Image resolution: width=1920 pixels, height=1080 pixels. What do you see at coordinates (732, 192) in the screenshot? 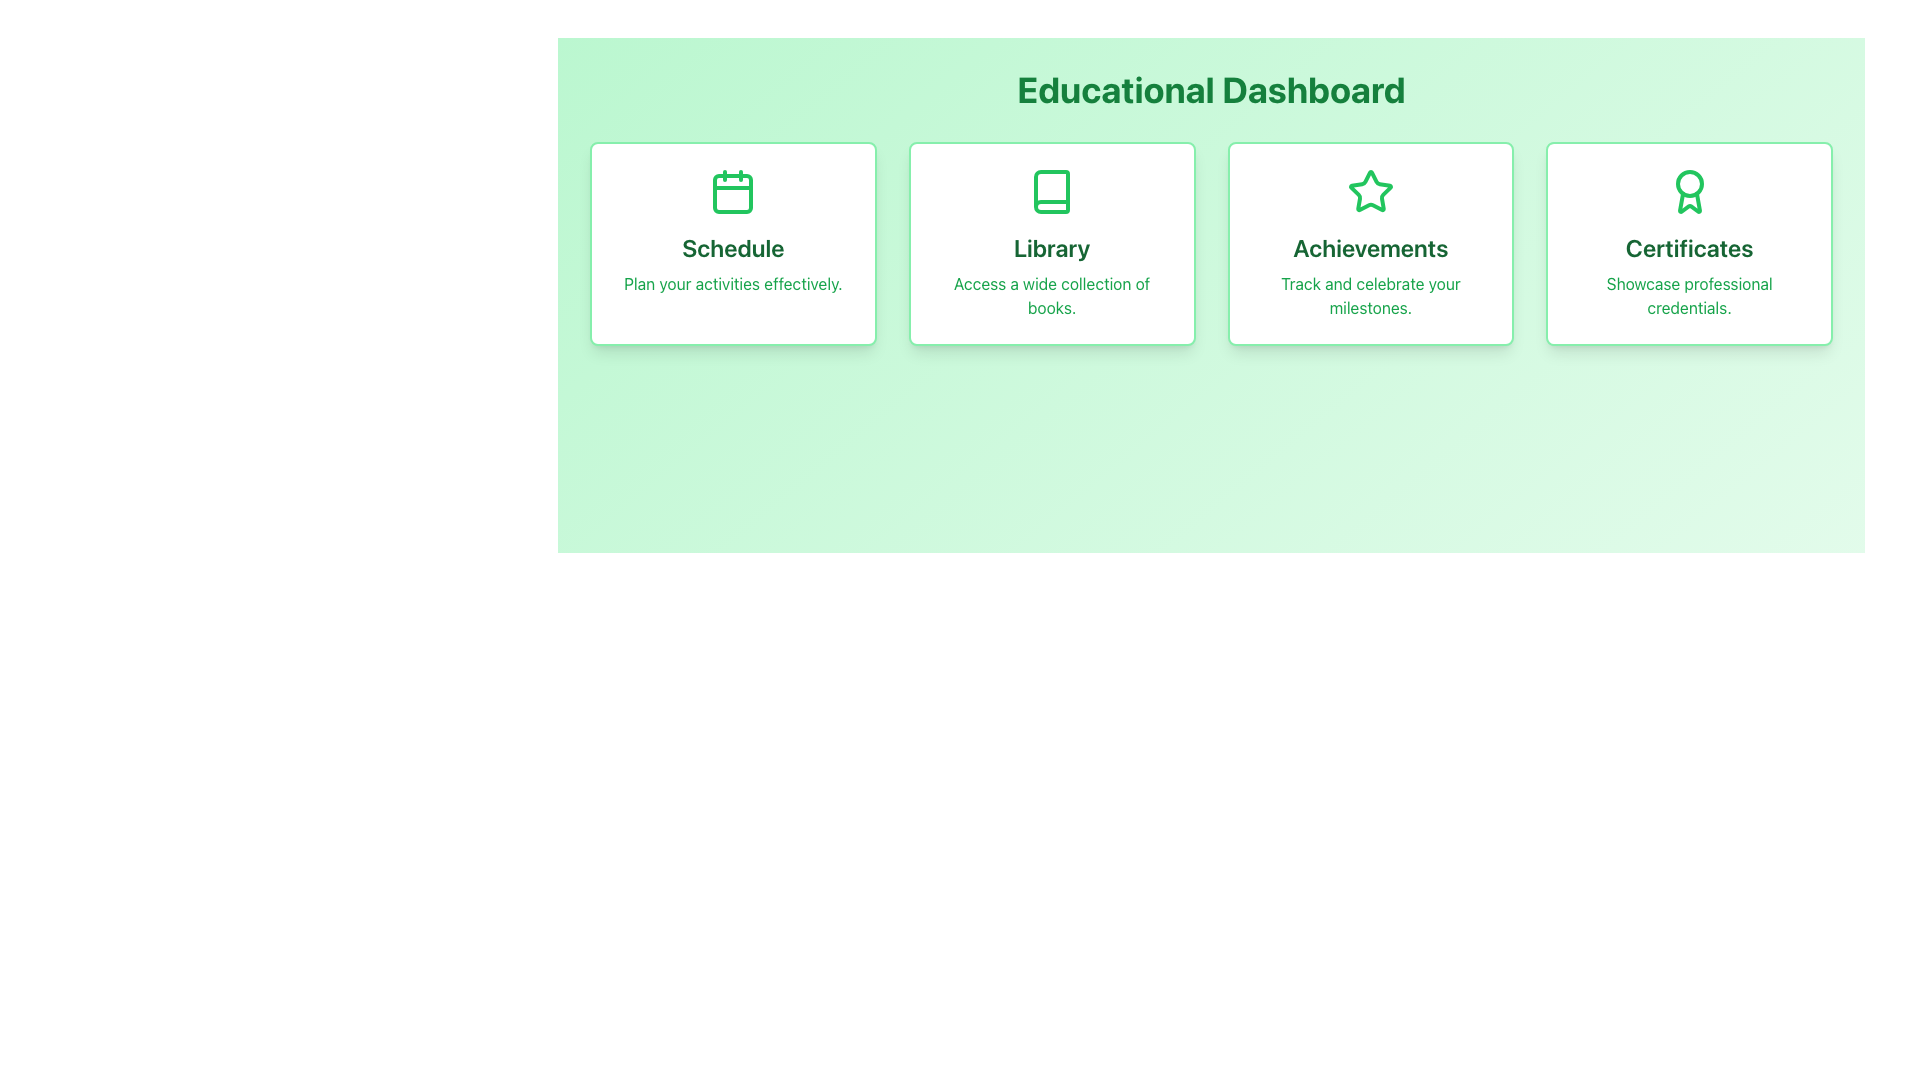
I see `the calendar icon with a green frame located at the top-middle position of the 'Schedule' card block` at bounding box center [732, 192].